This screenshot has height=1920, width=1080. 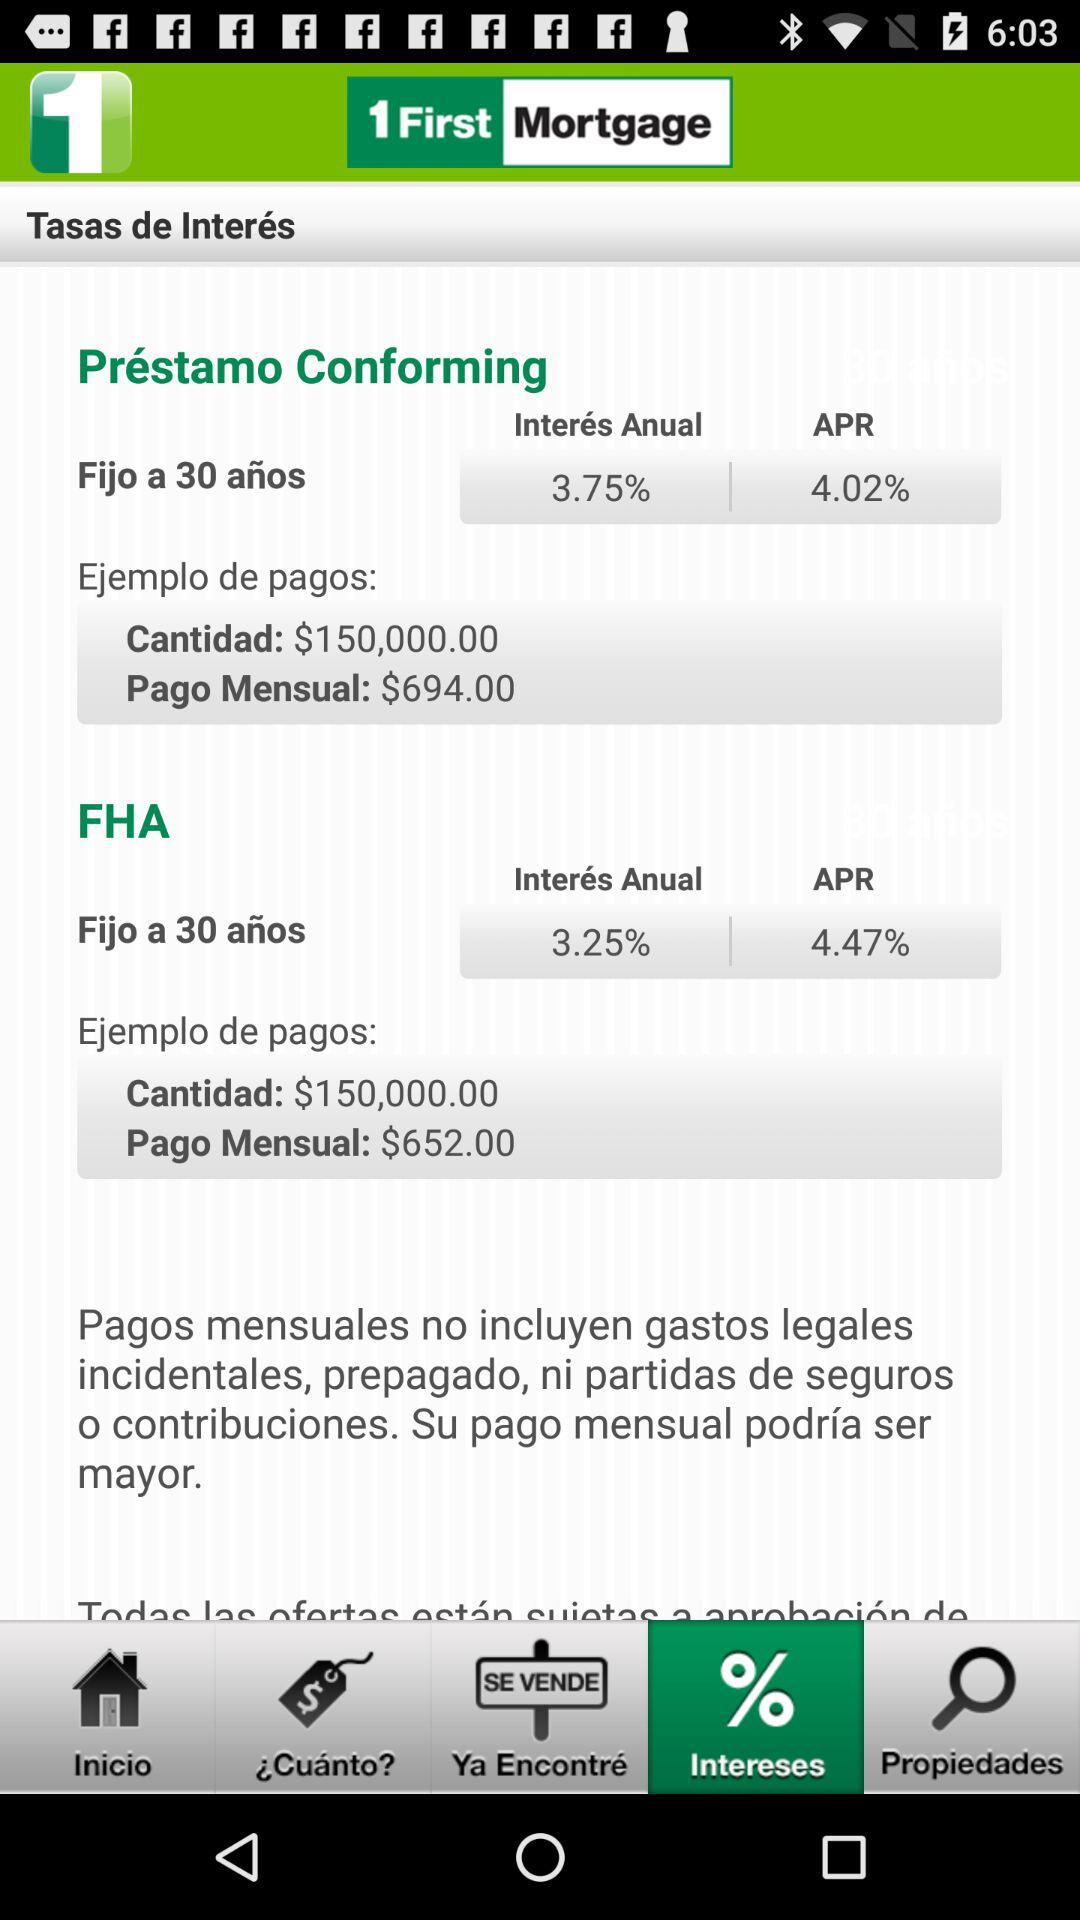 I want to click on the search icon, so click(x=971, y=1826).